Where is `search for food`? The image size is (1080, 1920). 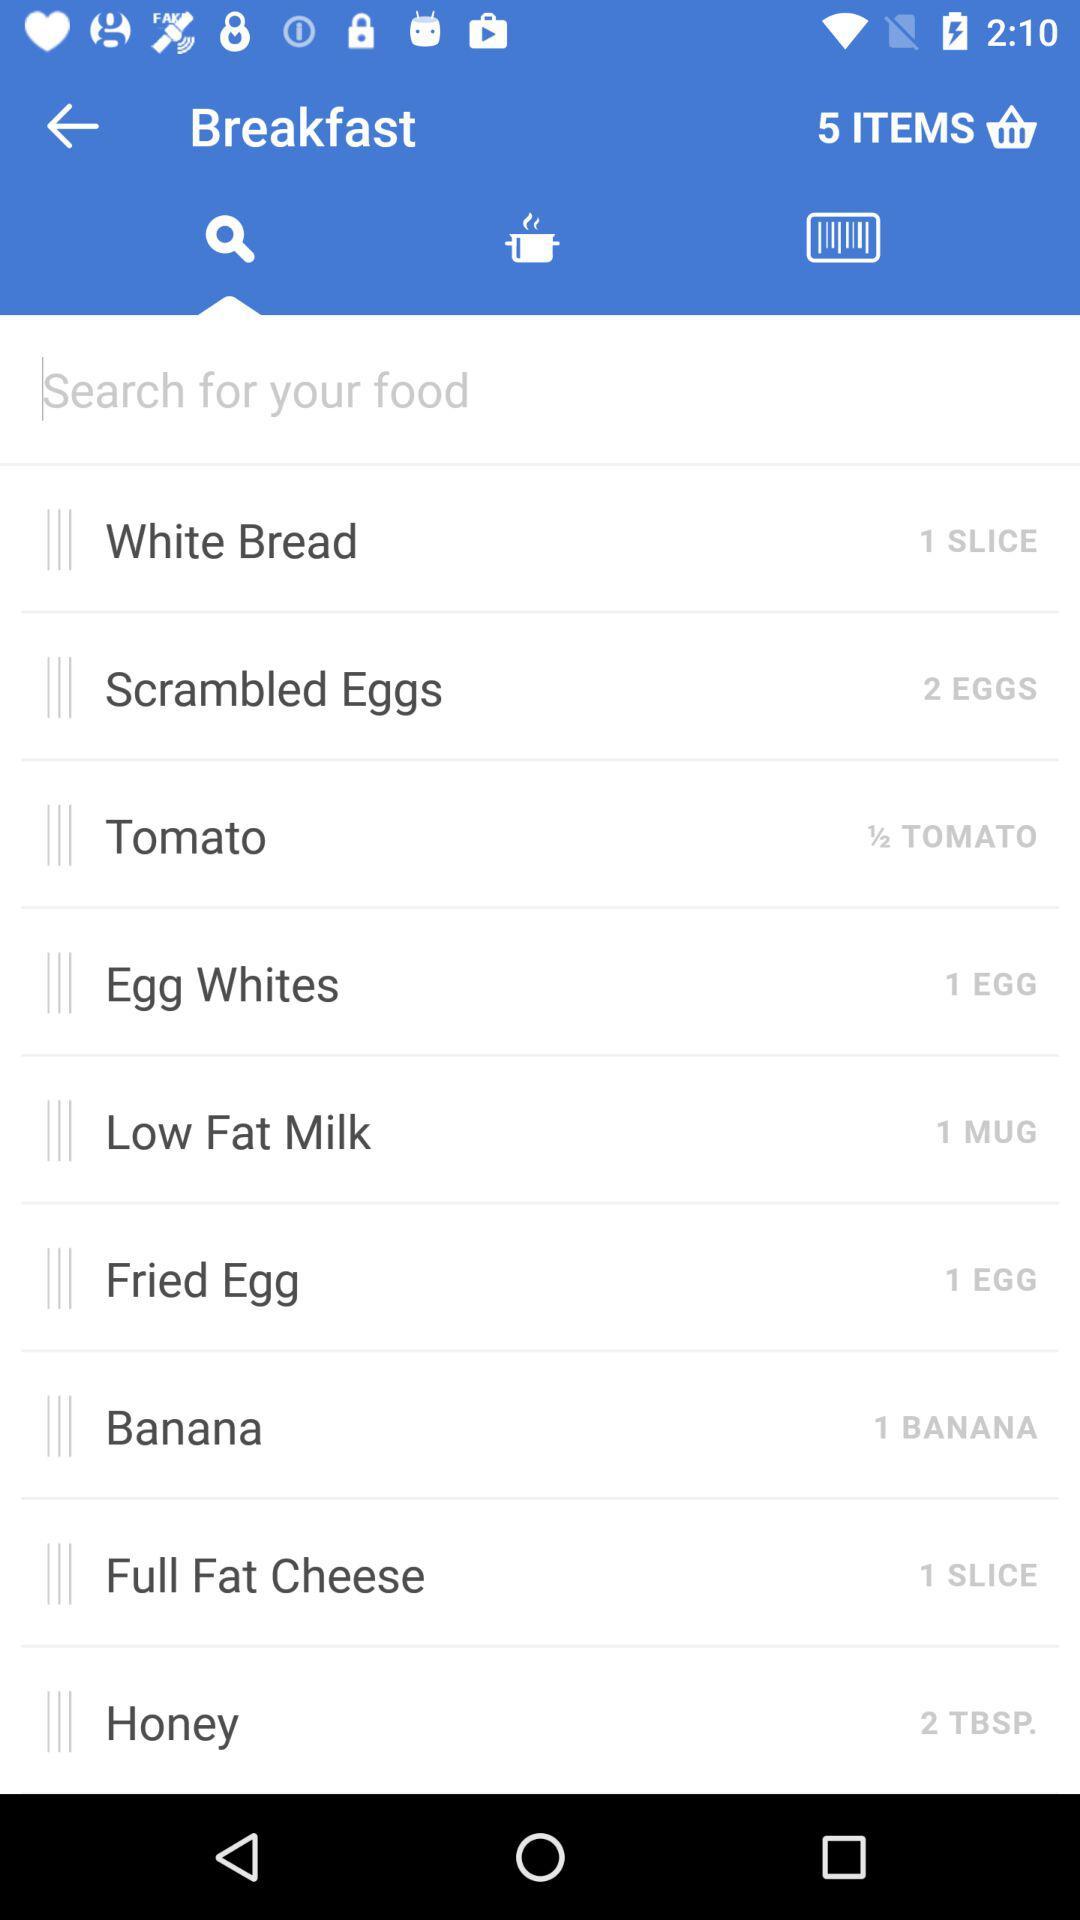 search for food is located at coordinates (228, 261).